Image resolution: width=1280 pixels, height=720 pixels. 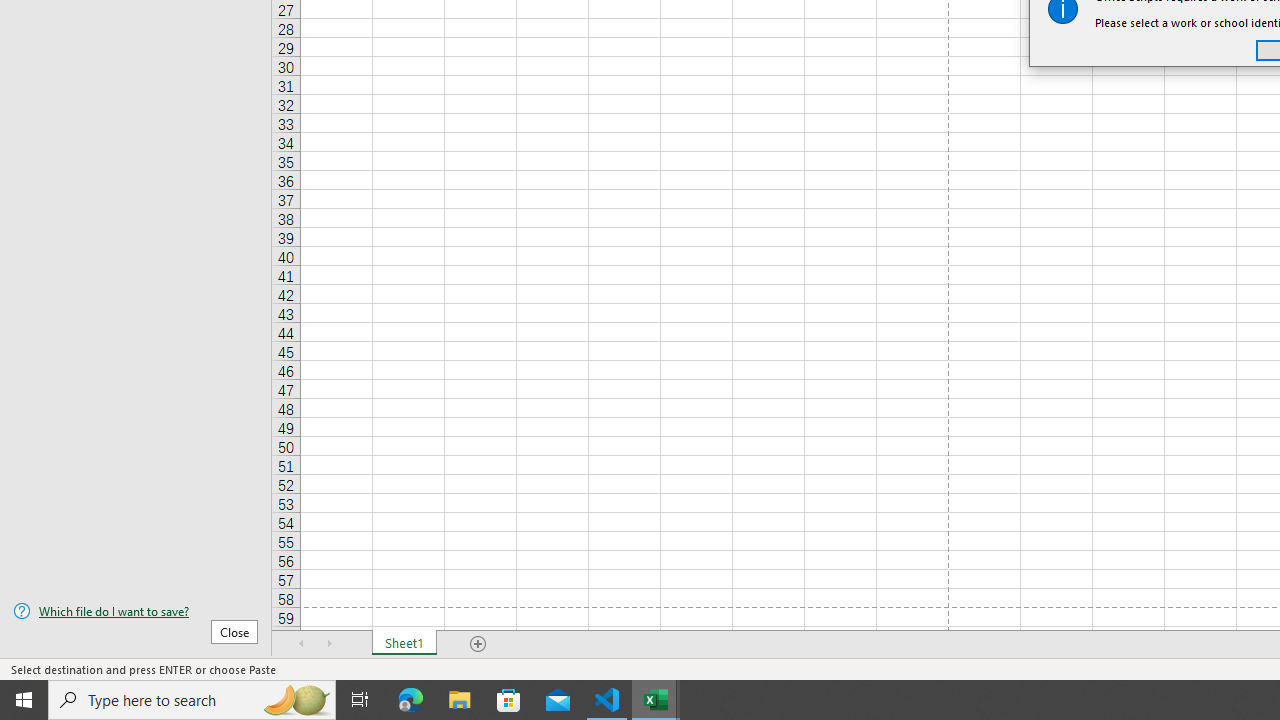 What do you see at coordinates (330, 644) in the screenshot?
I see `'Scroll Right'` at bounding box center [330, 644].